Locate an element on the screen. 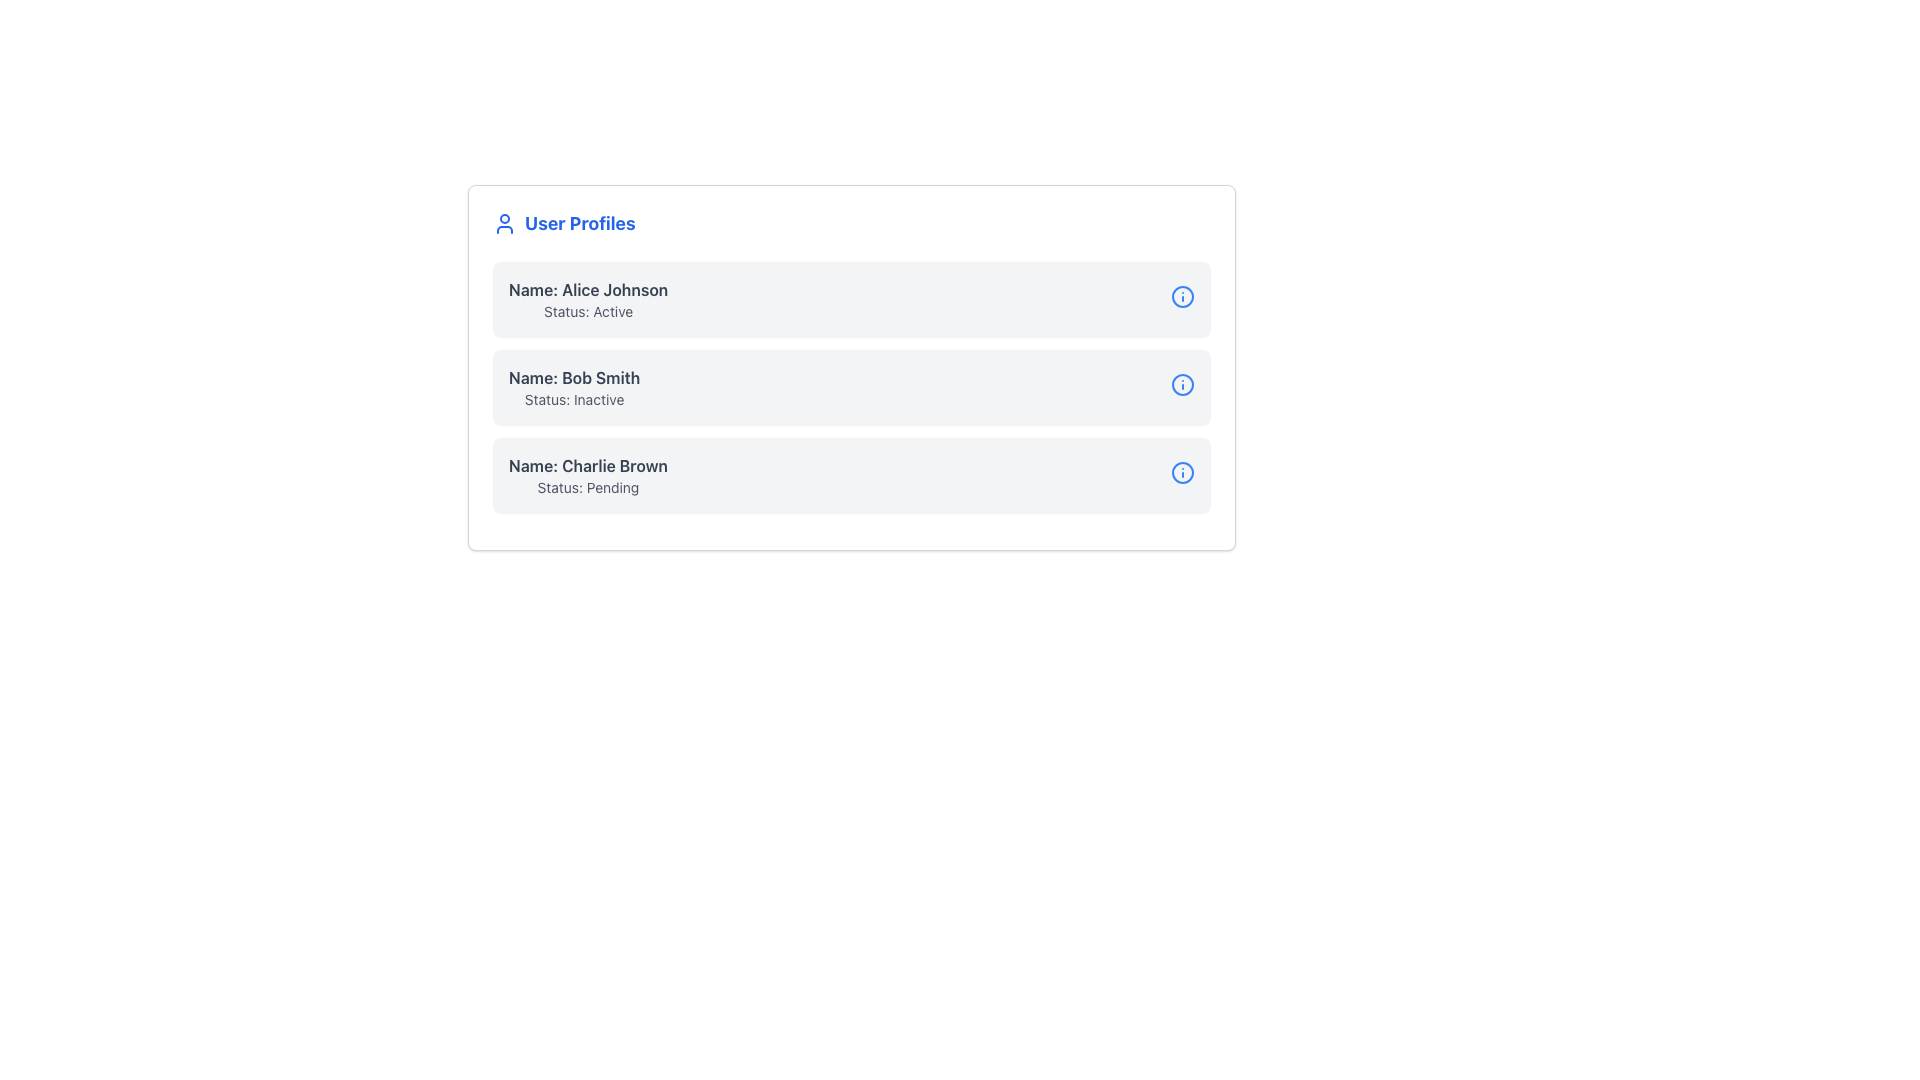 The width and height of the screenshot is (1920, 1080). the 'User Profiles' text label, which is bold and large with blue font, located near the top-left corner of the content area adjacent to a user silhouette icon is located at coordinates (579, 223).